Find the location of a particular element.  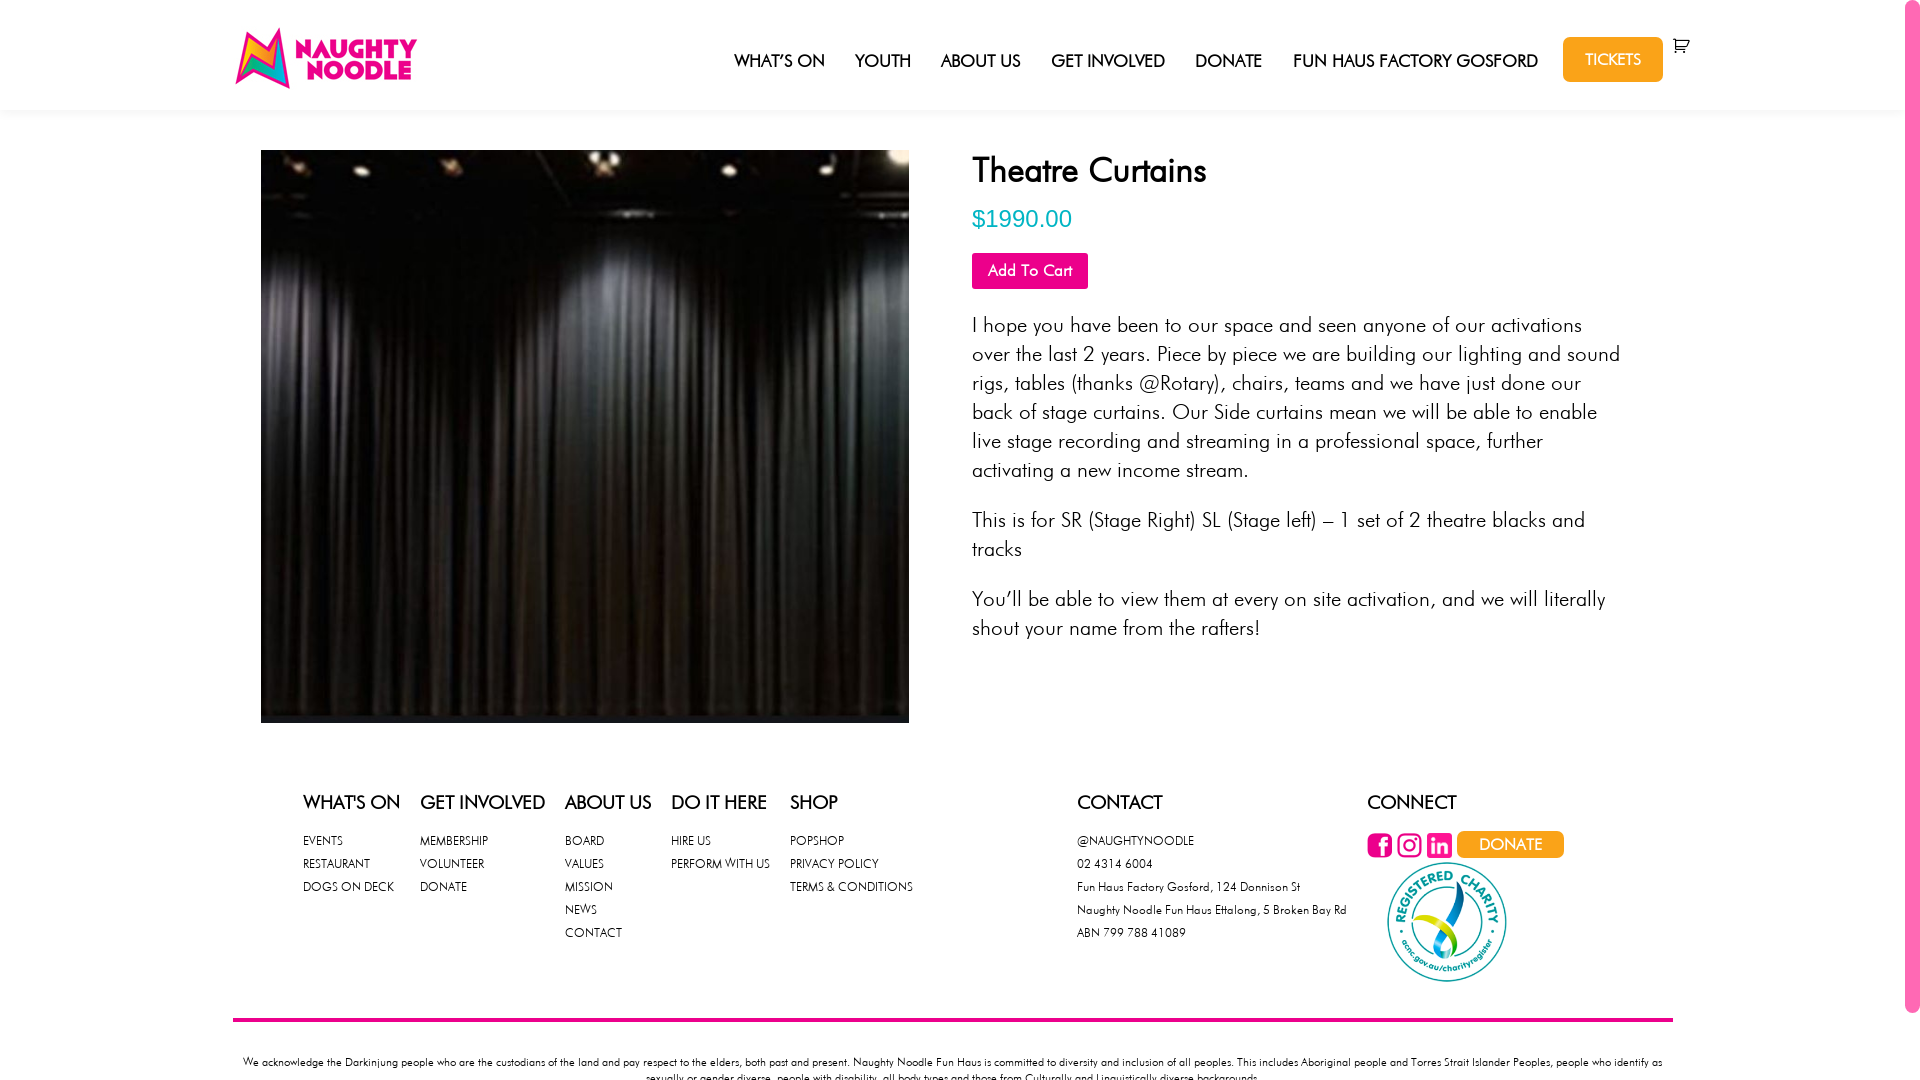

'Linkedin' is located at coordinates (1437, 852).